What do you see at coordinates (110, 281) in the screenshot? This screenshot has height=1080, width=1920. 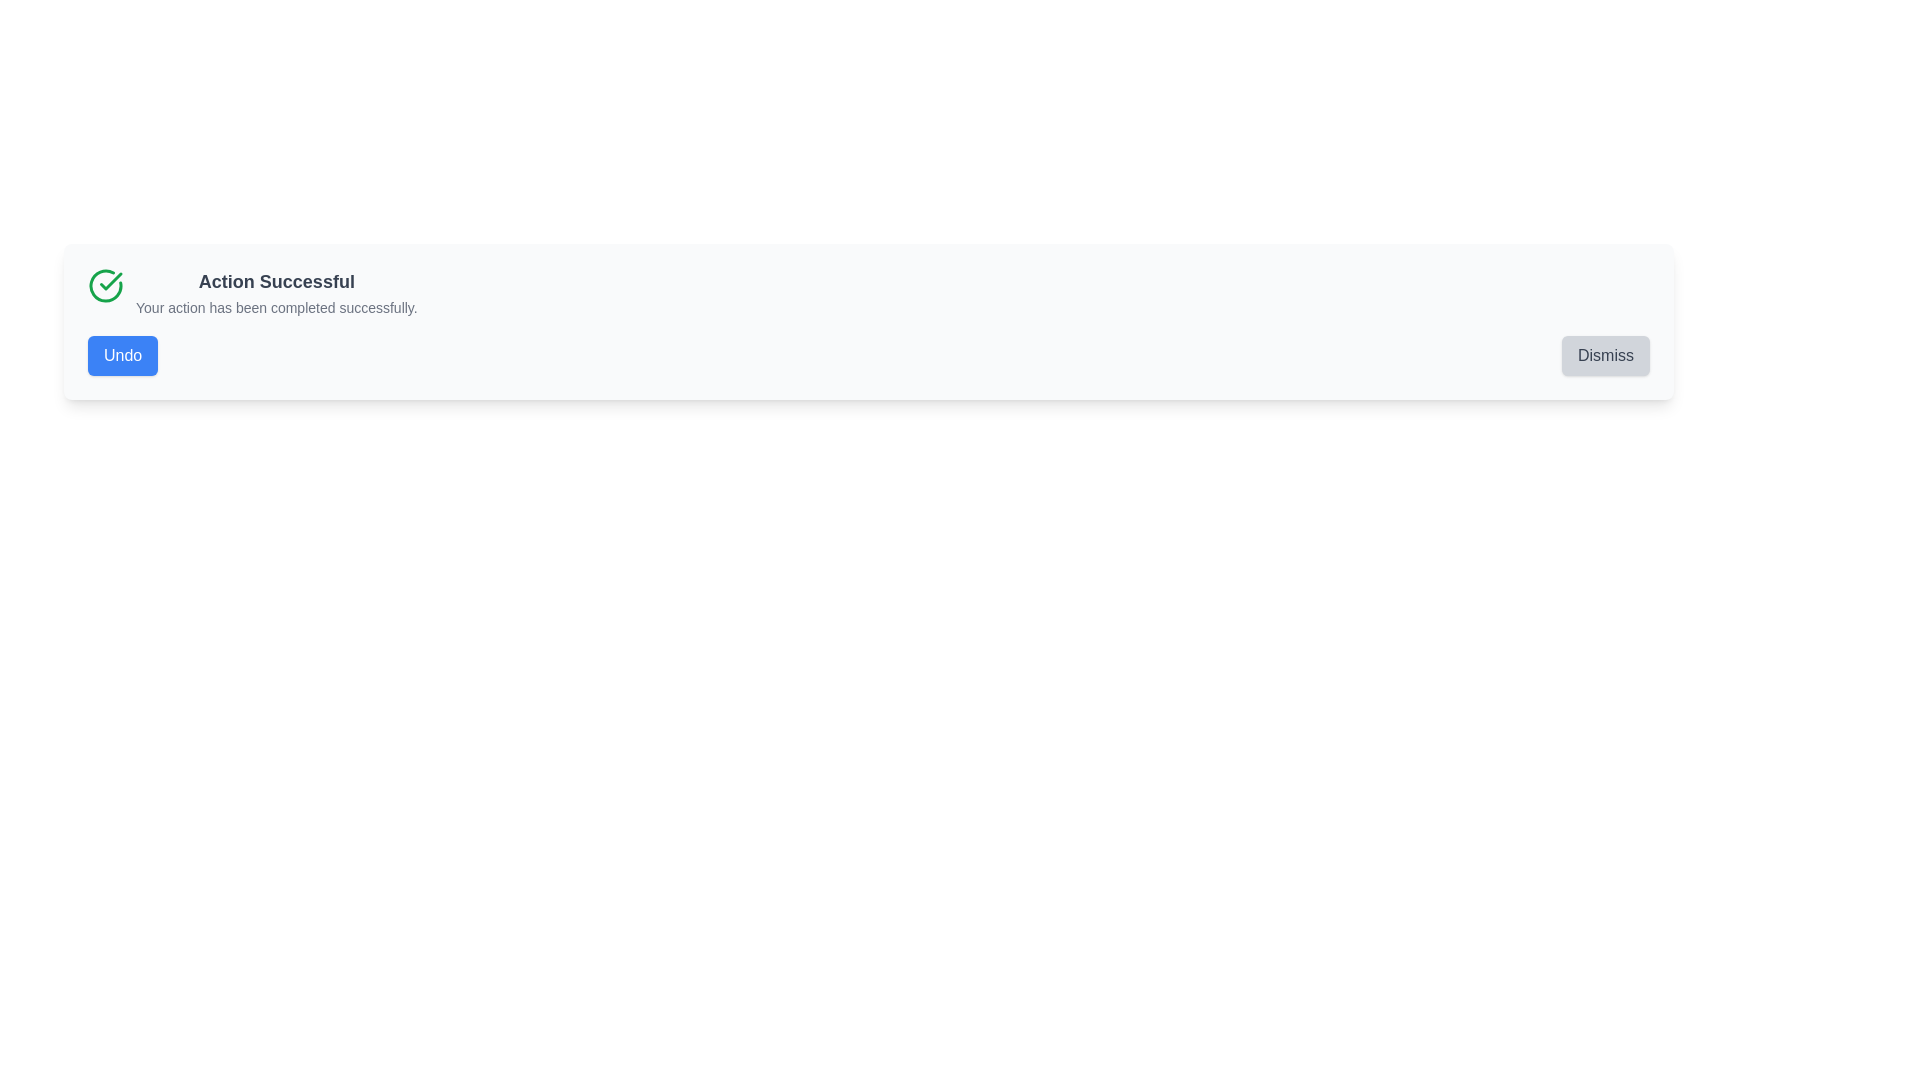 I see `the green checkmark icon indicating action confirmation, which is located to the left of the text 'Action Successful'` at bounding box center [110, 281].